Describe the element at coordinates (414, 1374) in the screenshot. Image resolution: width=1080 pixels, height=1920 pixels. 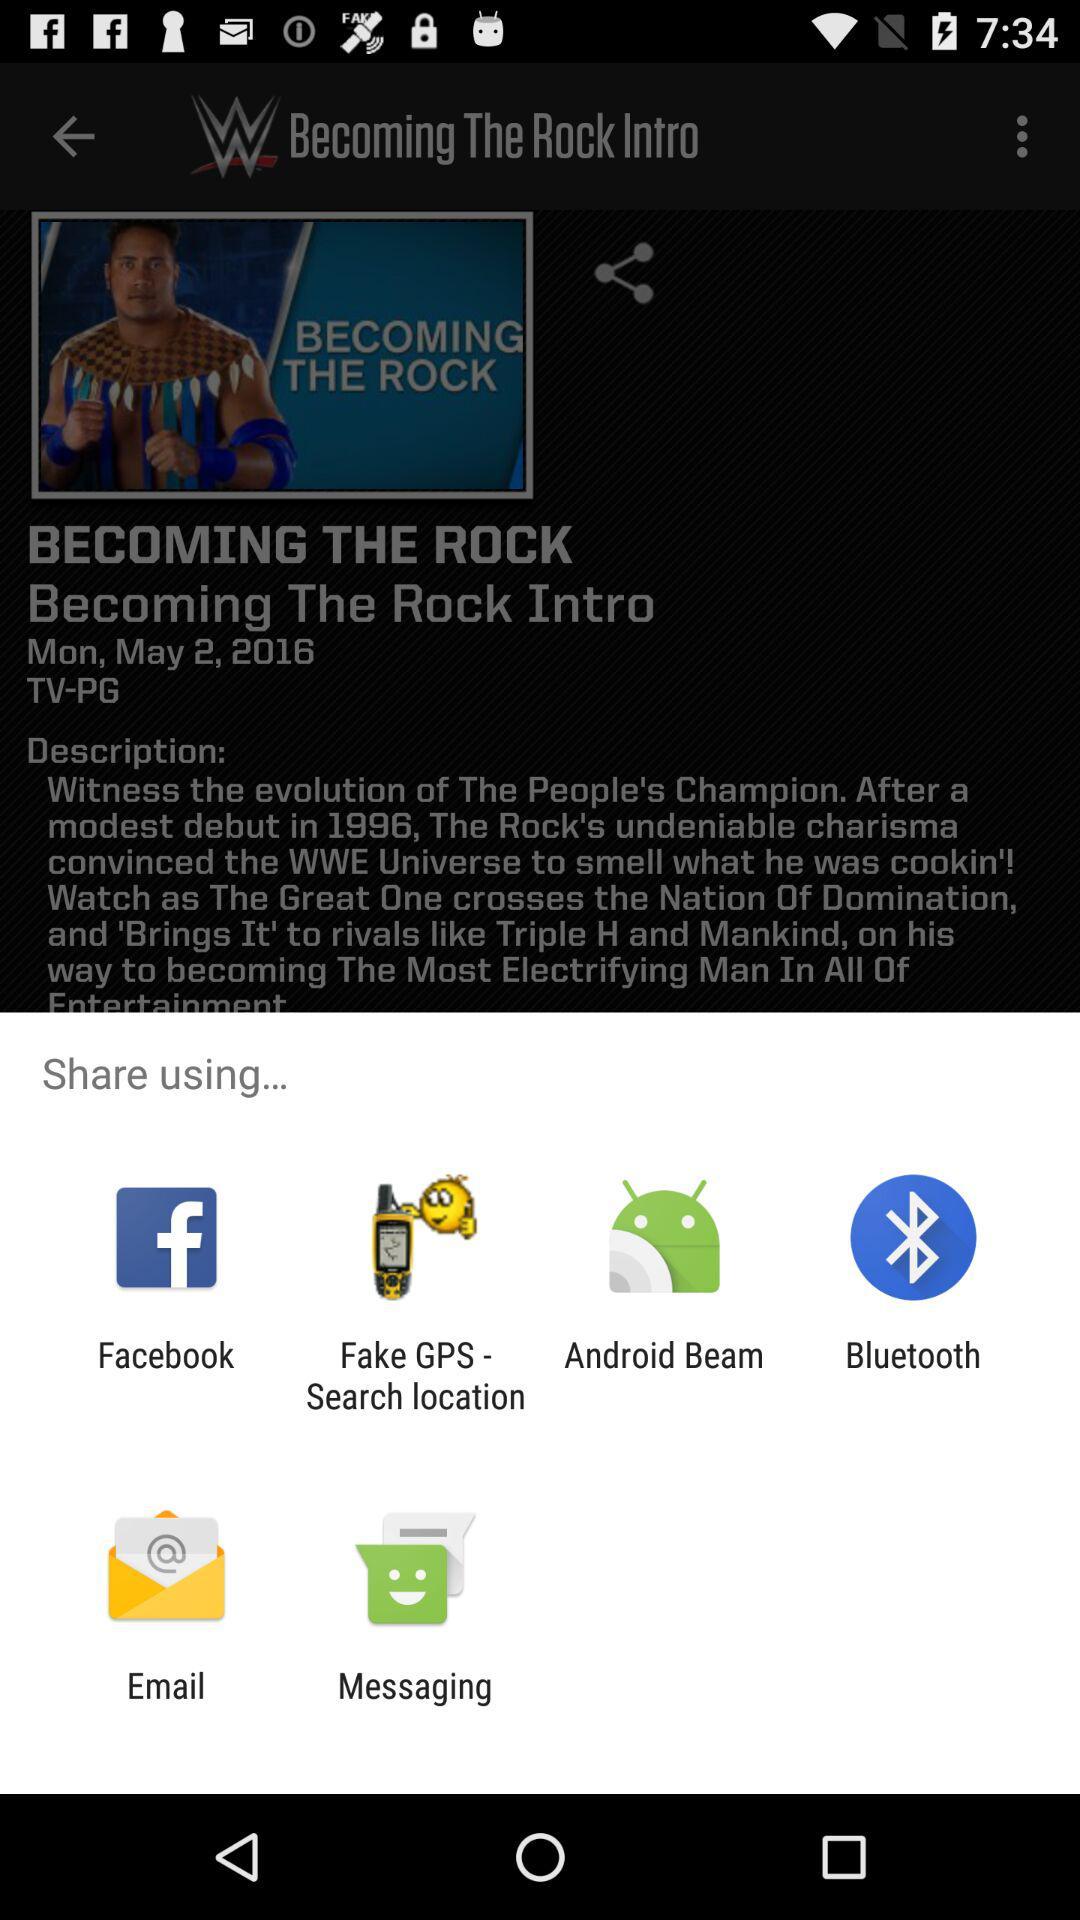
I see `the icon to the right of the facebook icon` at that location.